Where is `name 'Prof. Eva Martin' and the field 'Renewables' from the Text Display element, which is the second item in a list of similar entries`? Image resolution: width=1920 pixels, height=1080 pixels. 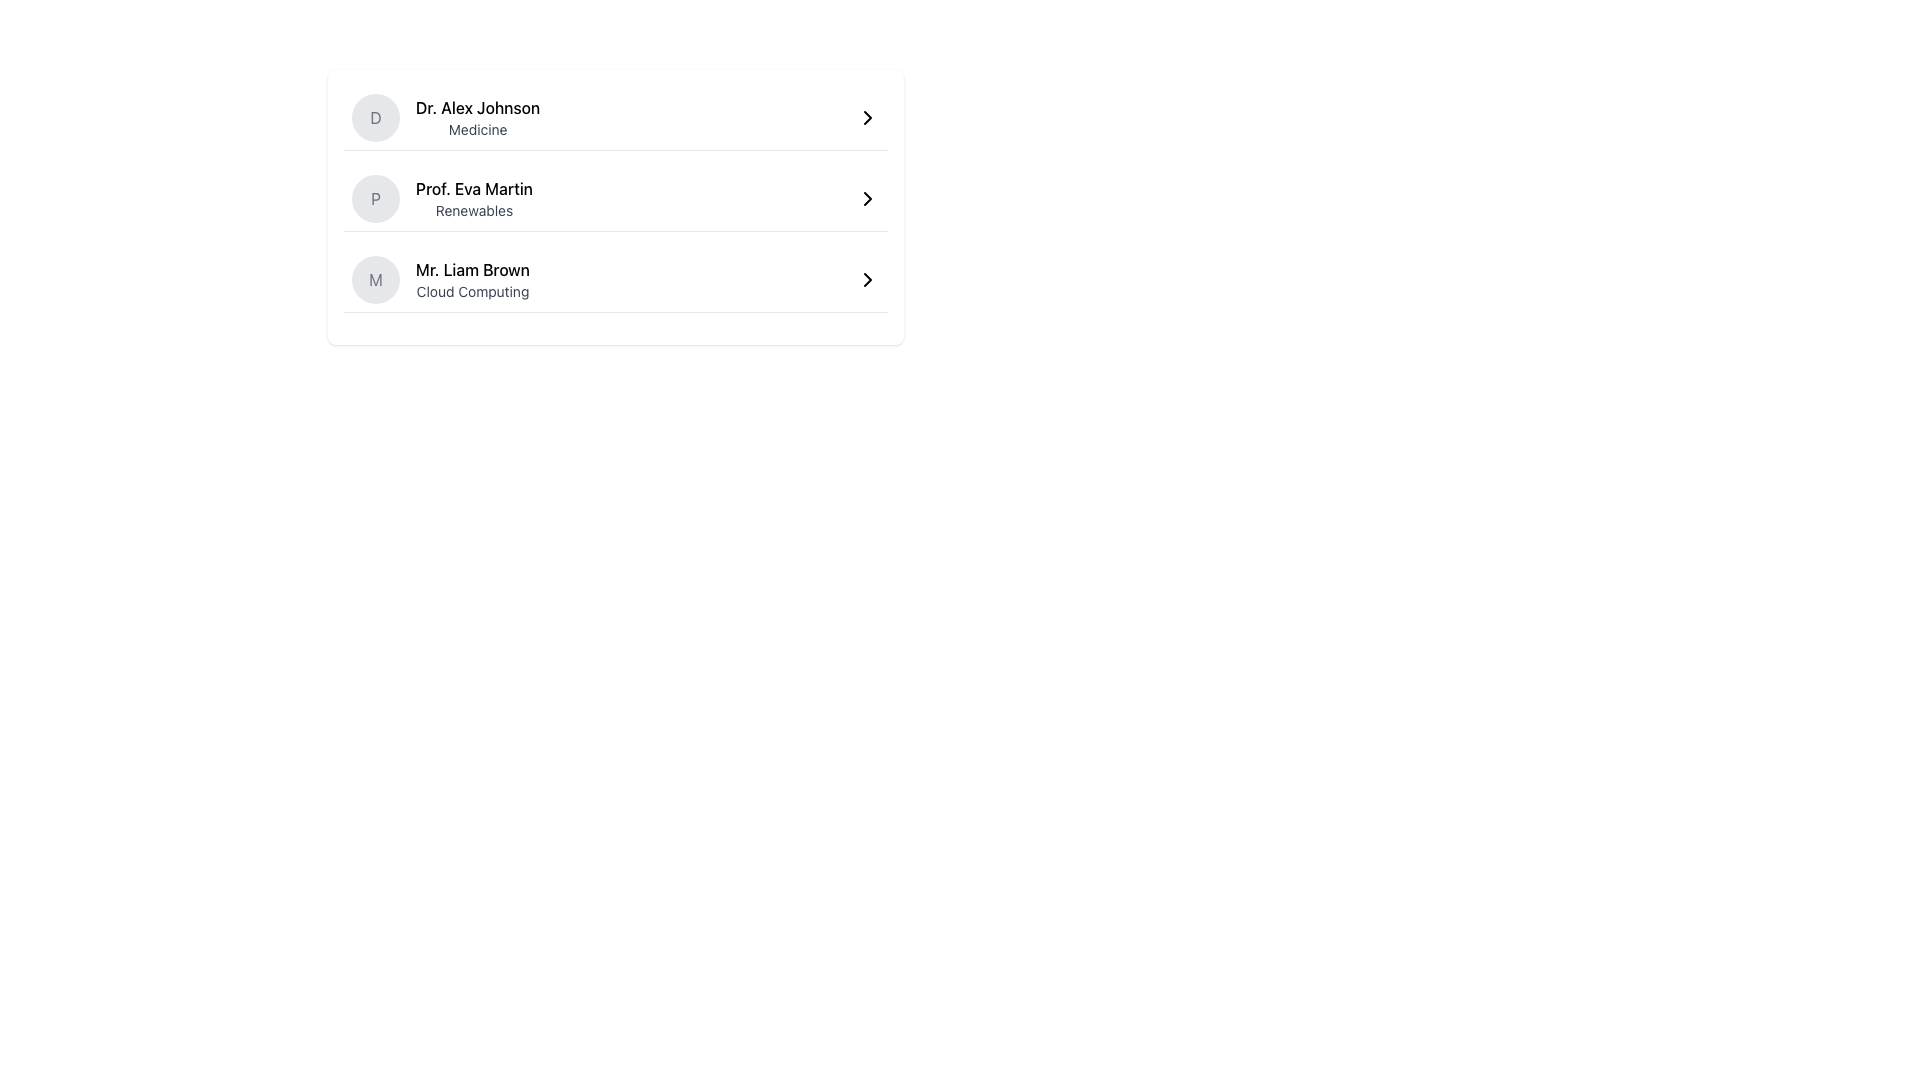
name 'Prof. Eva Martin' and the field 'Renewables' from the Text Display element, which is the second item in a list of similar entries is located at coordinates (473, 199).